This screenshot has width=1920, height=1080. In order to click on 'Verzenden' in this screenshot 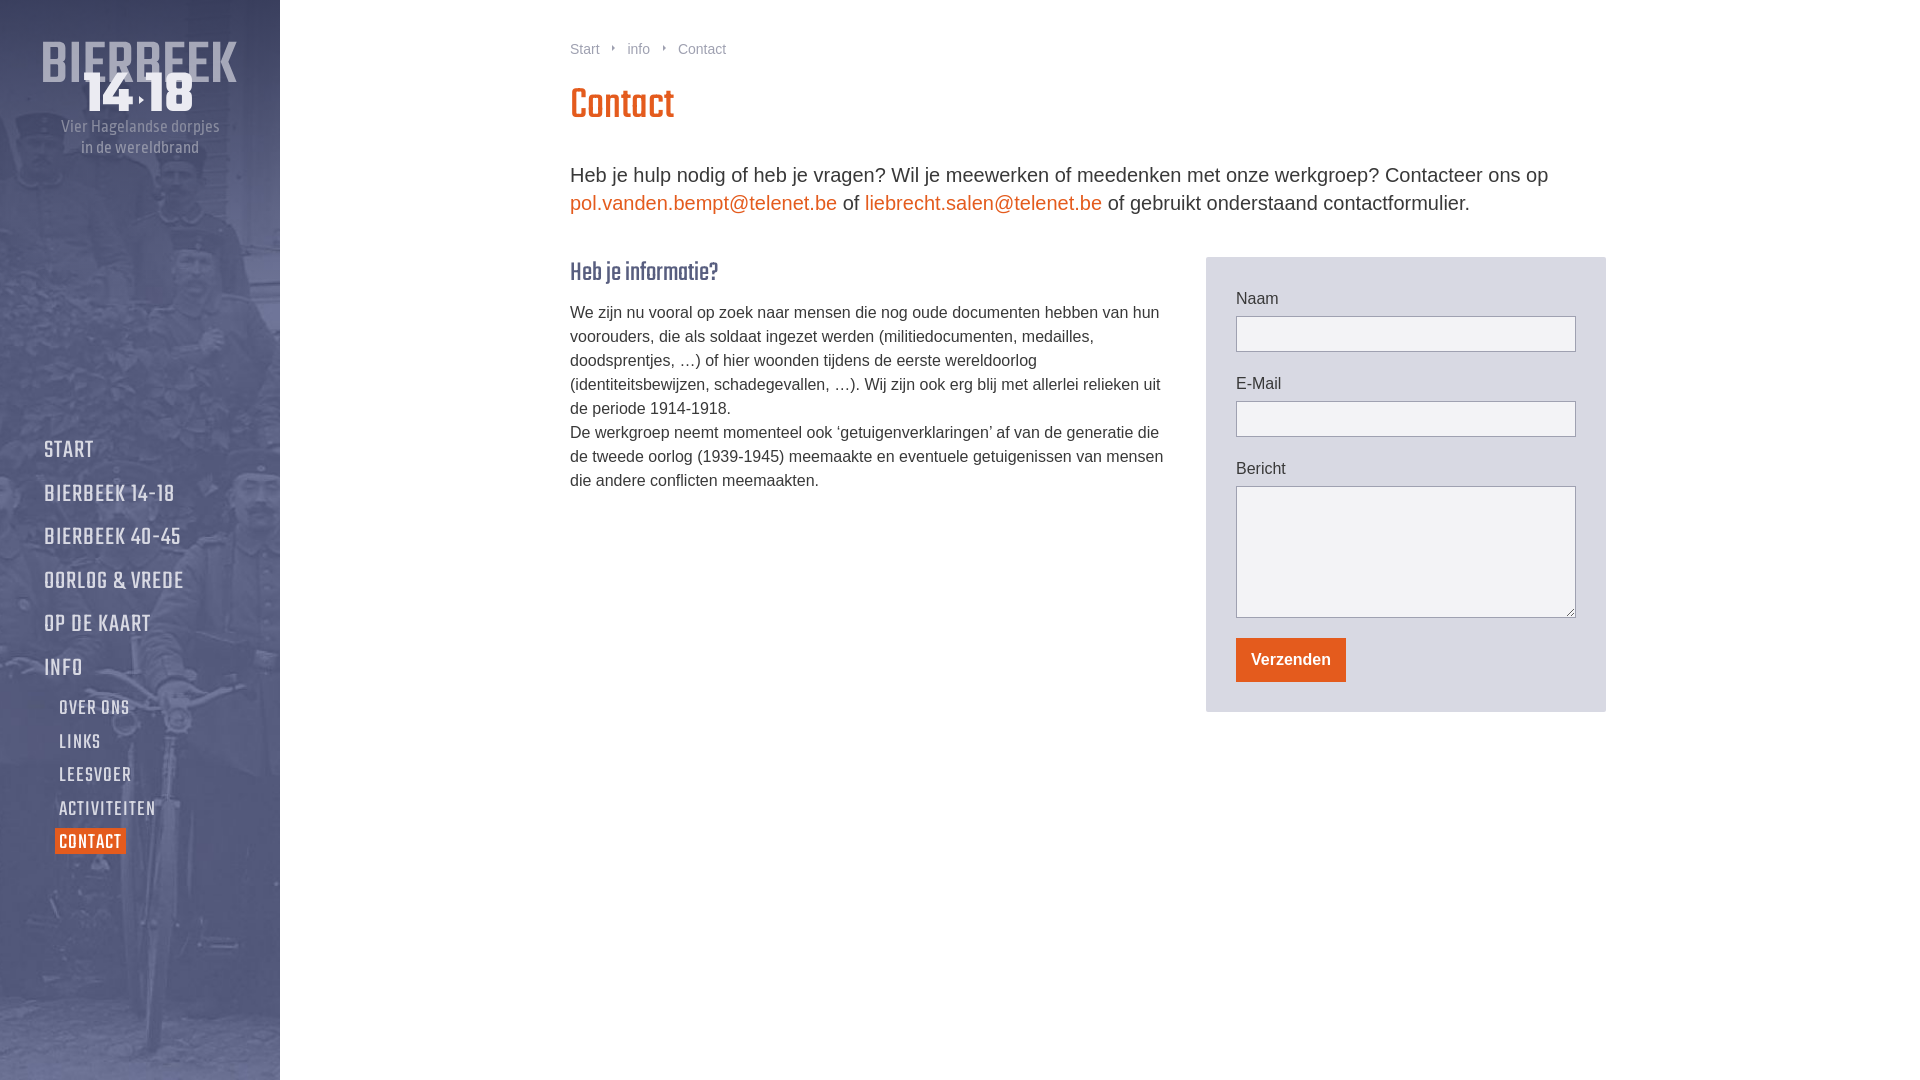, I will do `click(1291, 659)`.